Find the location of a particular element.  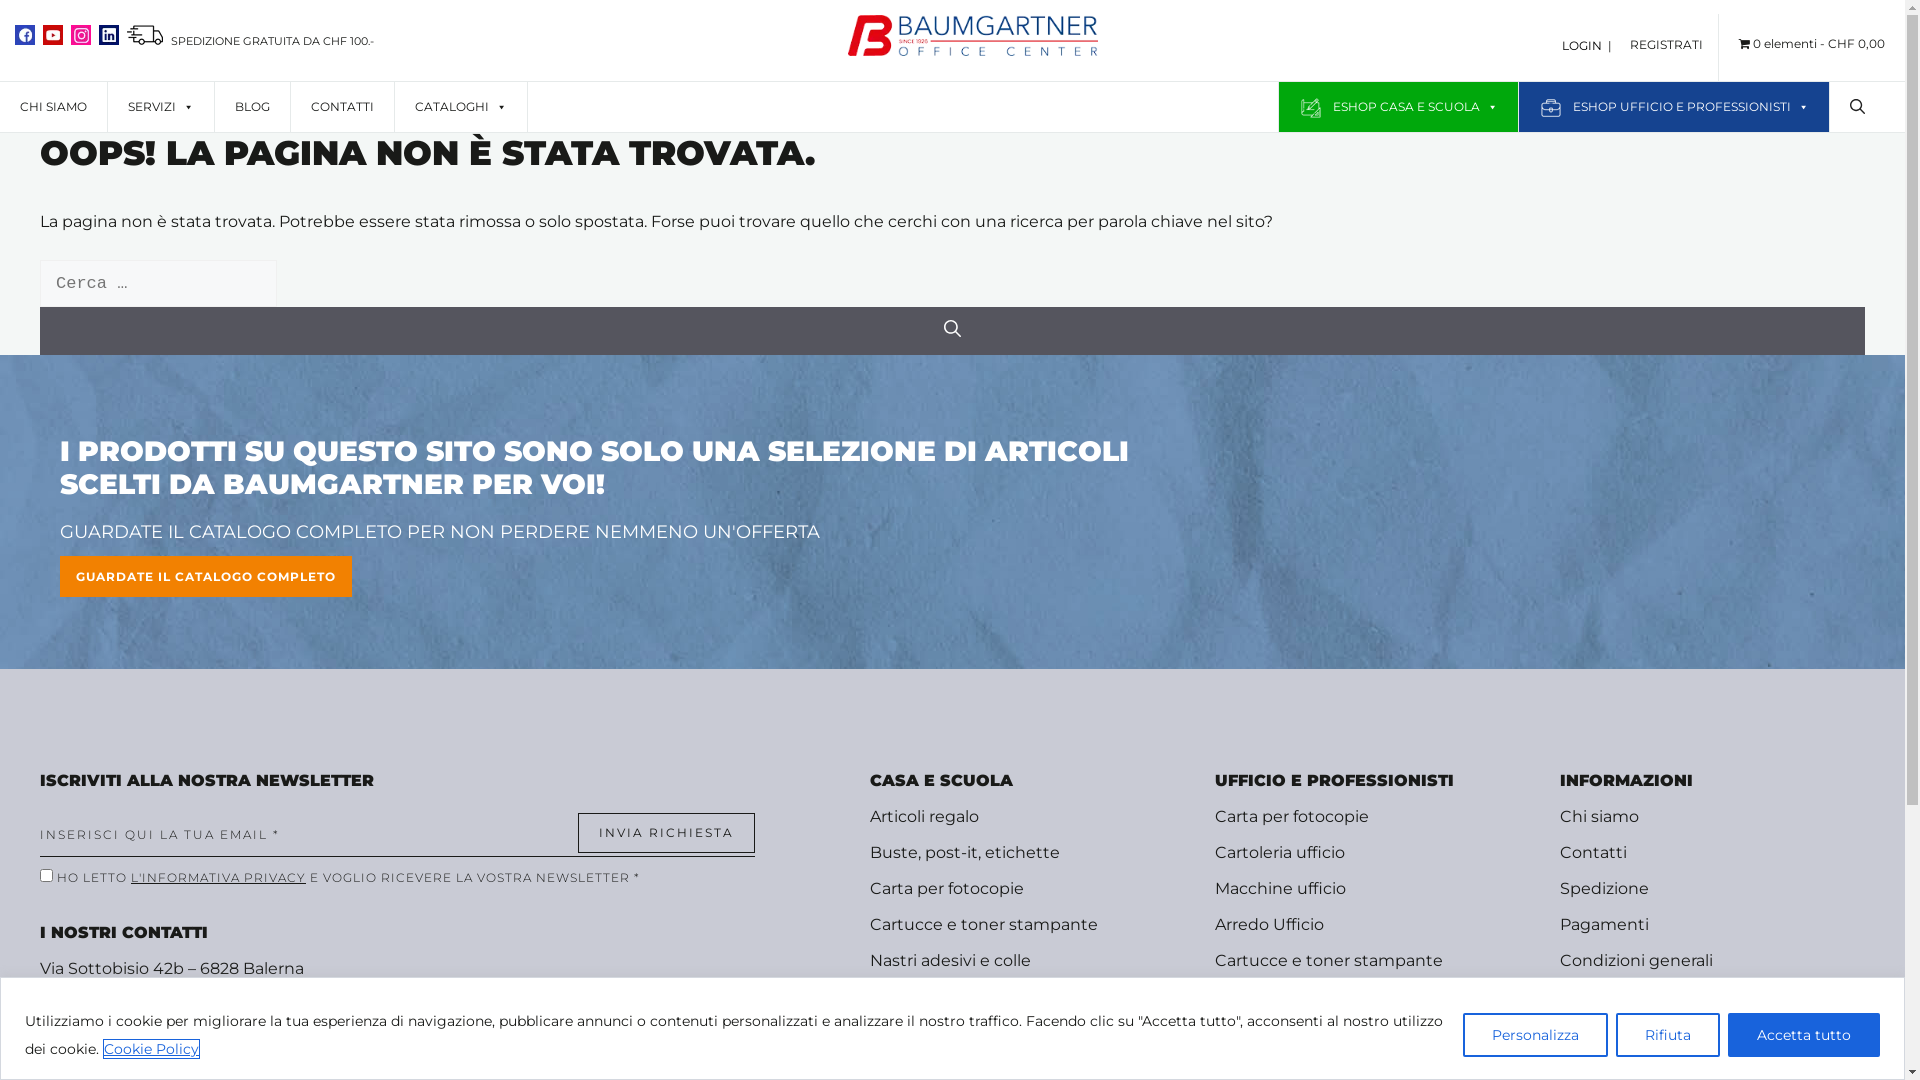

'L'INFORMATIVA PRIVACY' is located at coordinates (218, 876).